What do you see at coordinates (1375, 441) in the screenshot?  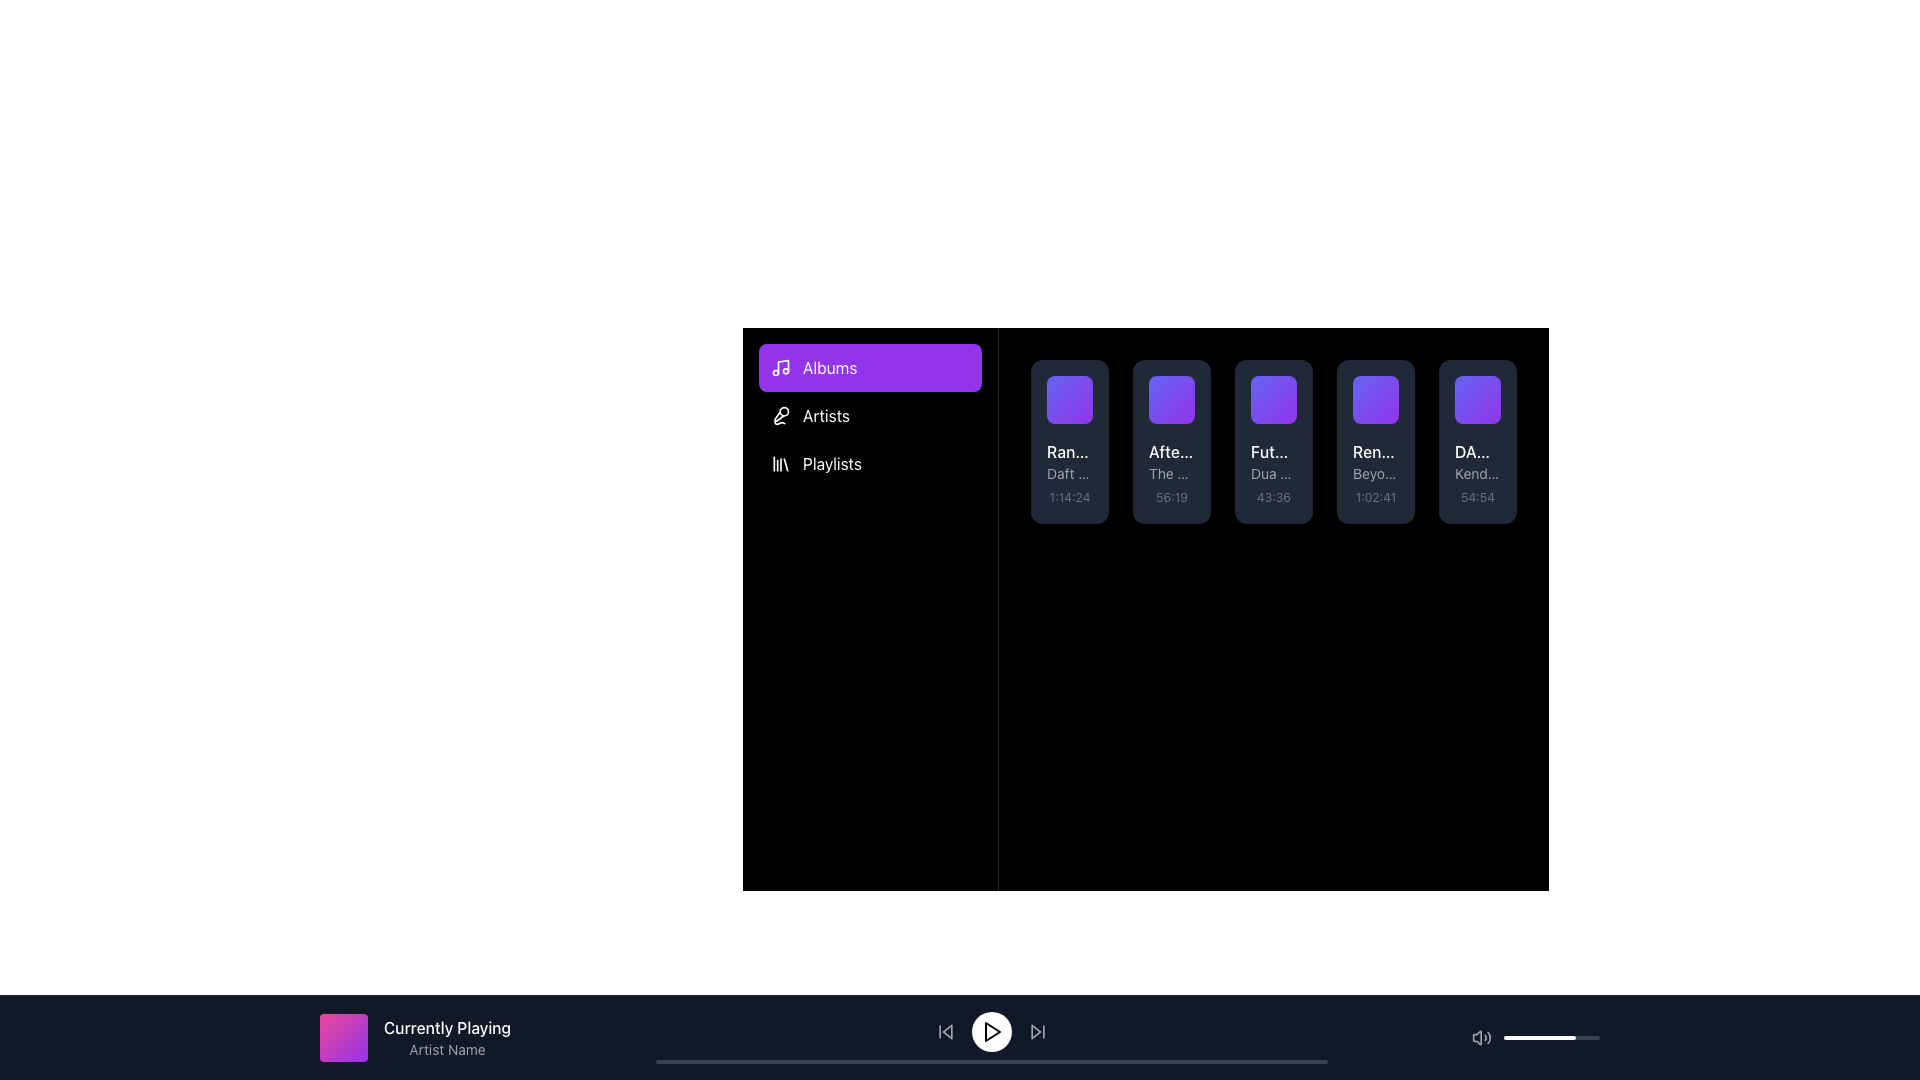 I see `the fourth interactive card in the 'Albums' section` at bounding box center [1375, 441].